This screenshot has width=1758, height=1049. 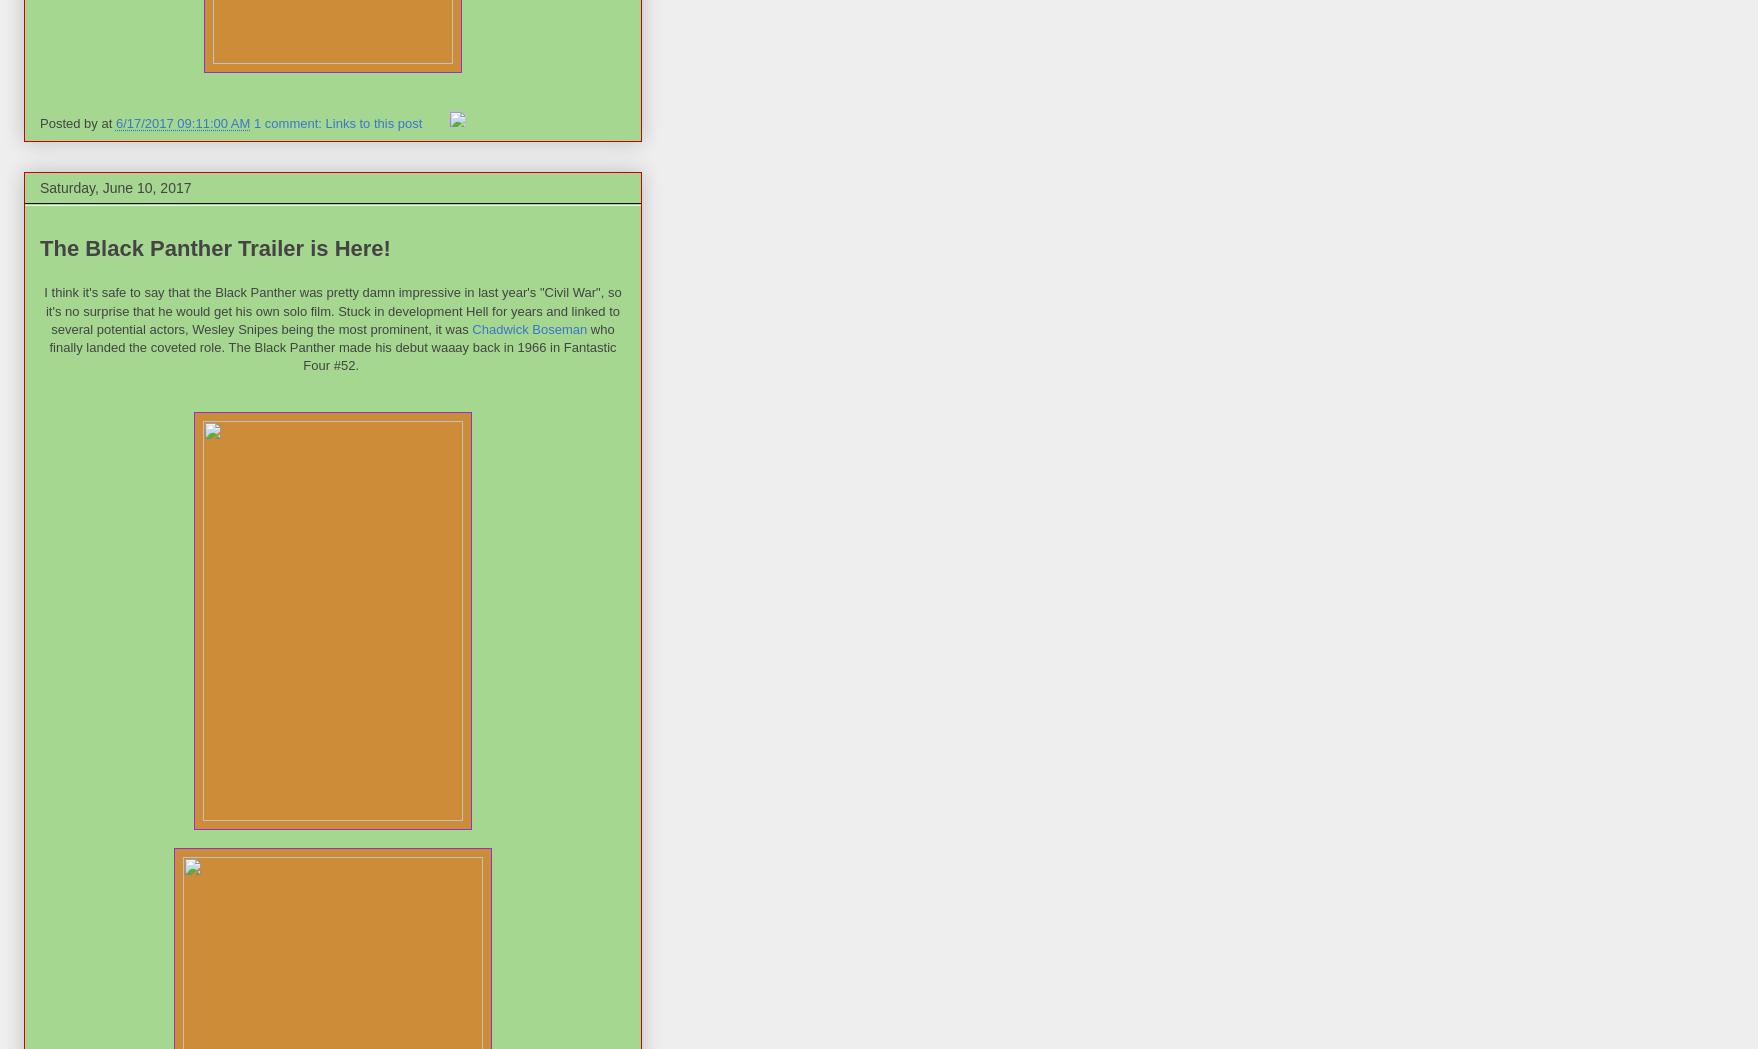 I want to click on 'I think it's safe to say that the Black Panther was pretty damn impressive in last year's "Civil War", so it's no surprise that he would get his own solo film. Stuck in development Hell for years and linked to several potential actors, Wesley Snipes being the most prominent, it was', so click(x=332, y=310).